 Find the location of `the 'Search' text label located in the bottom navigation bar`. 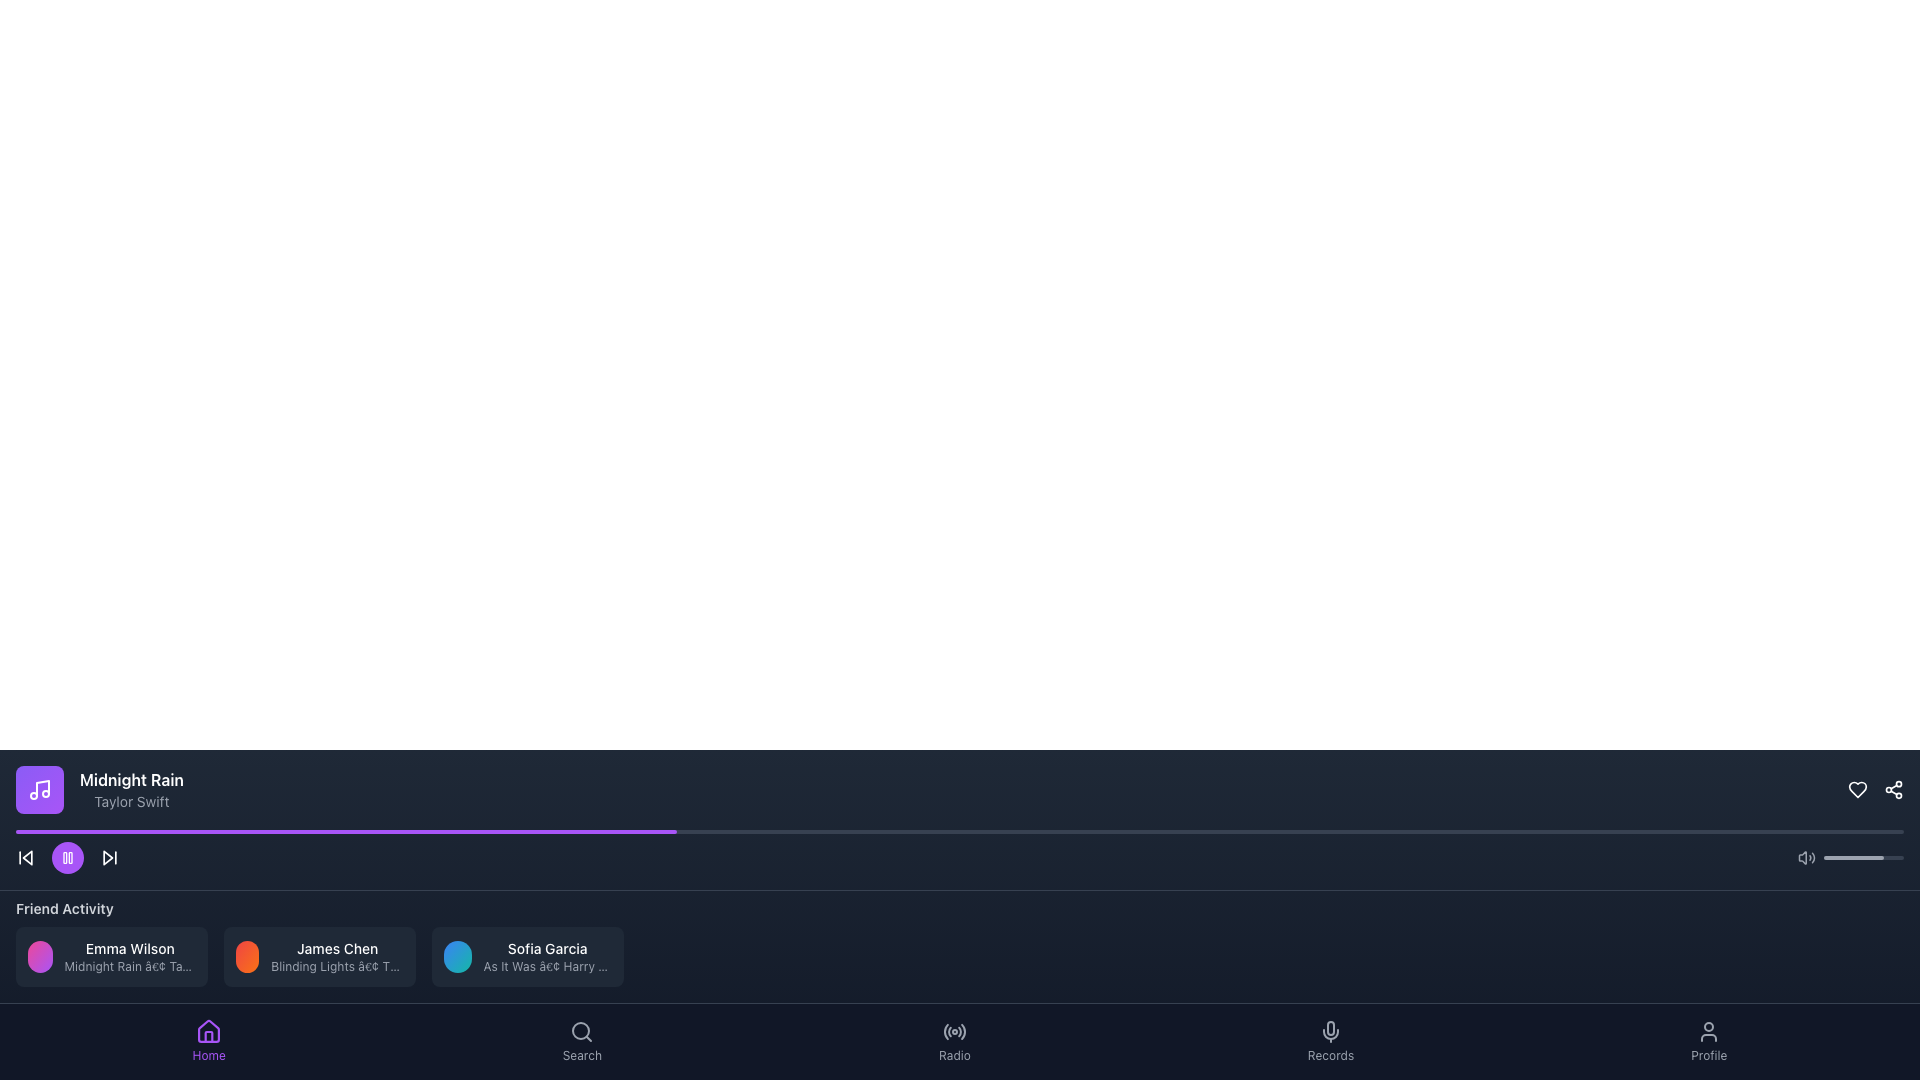

the 'Search' text label located in the bottom navigation bar is located at coordinates (581, 1055).